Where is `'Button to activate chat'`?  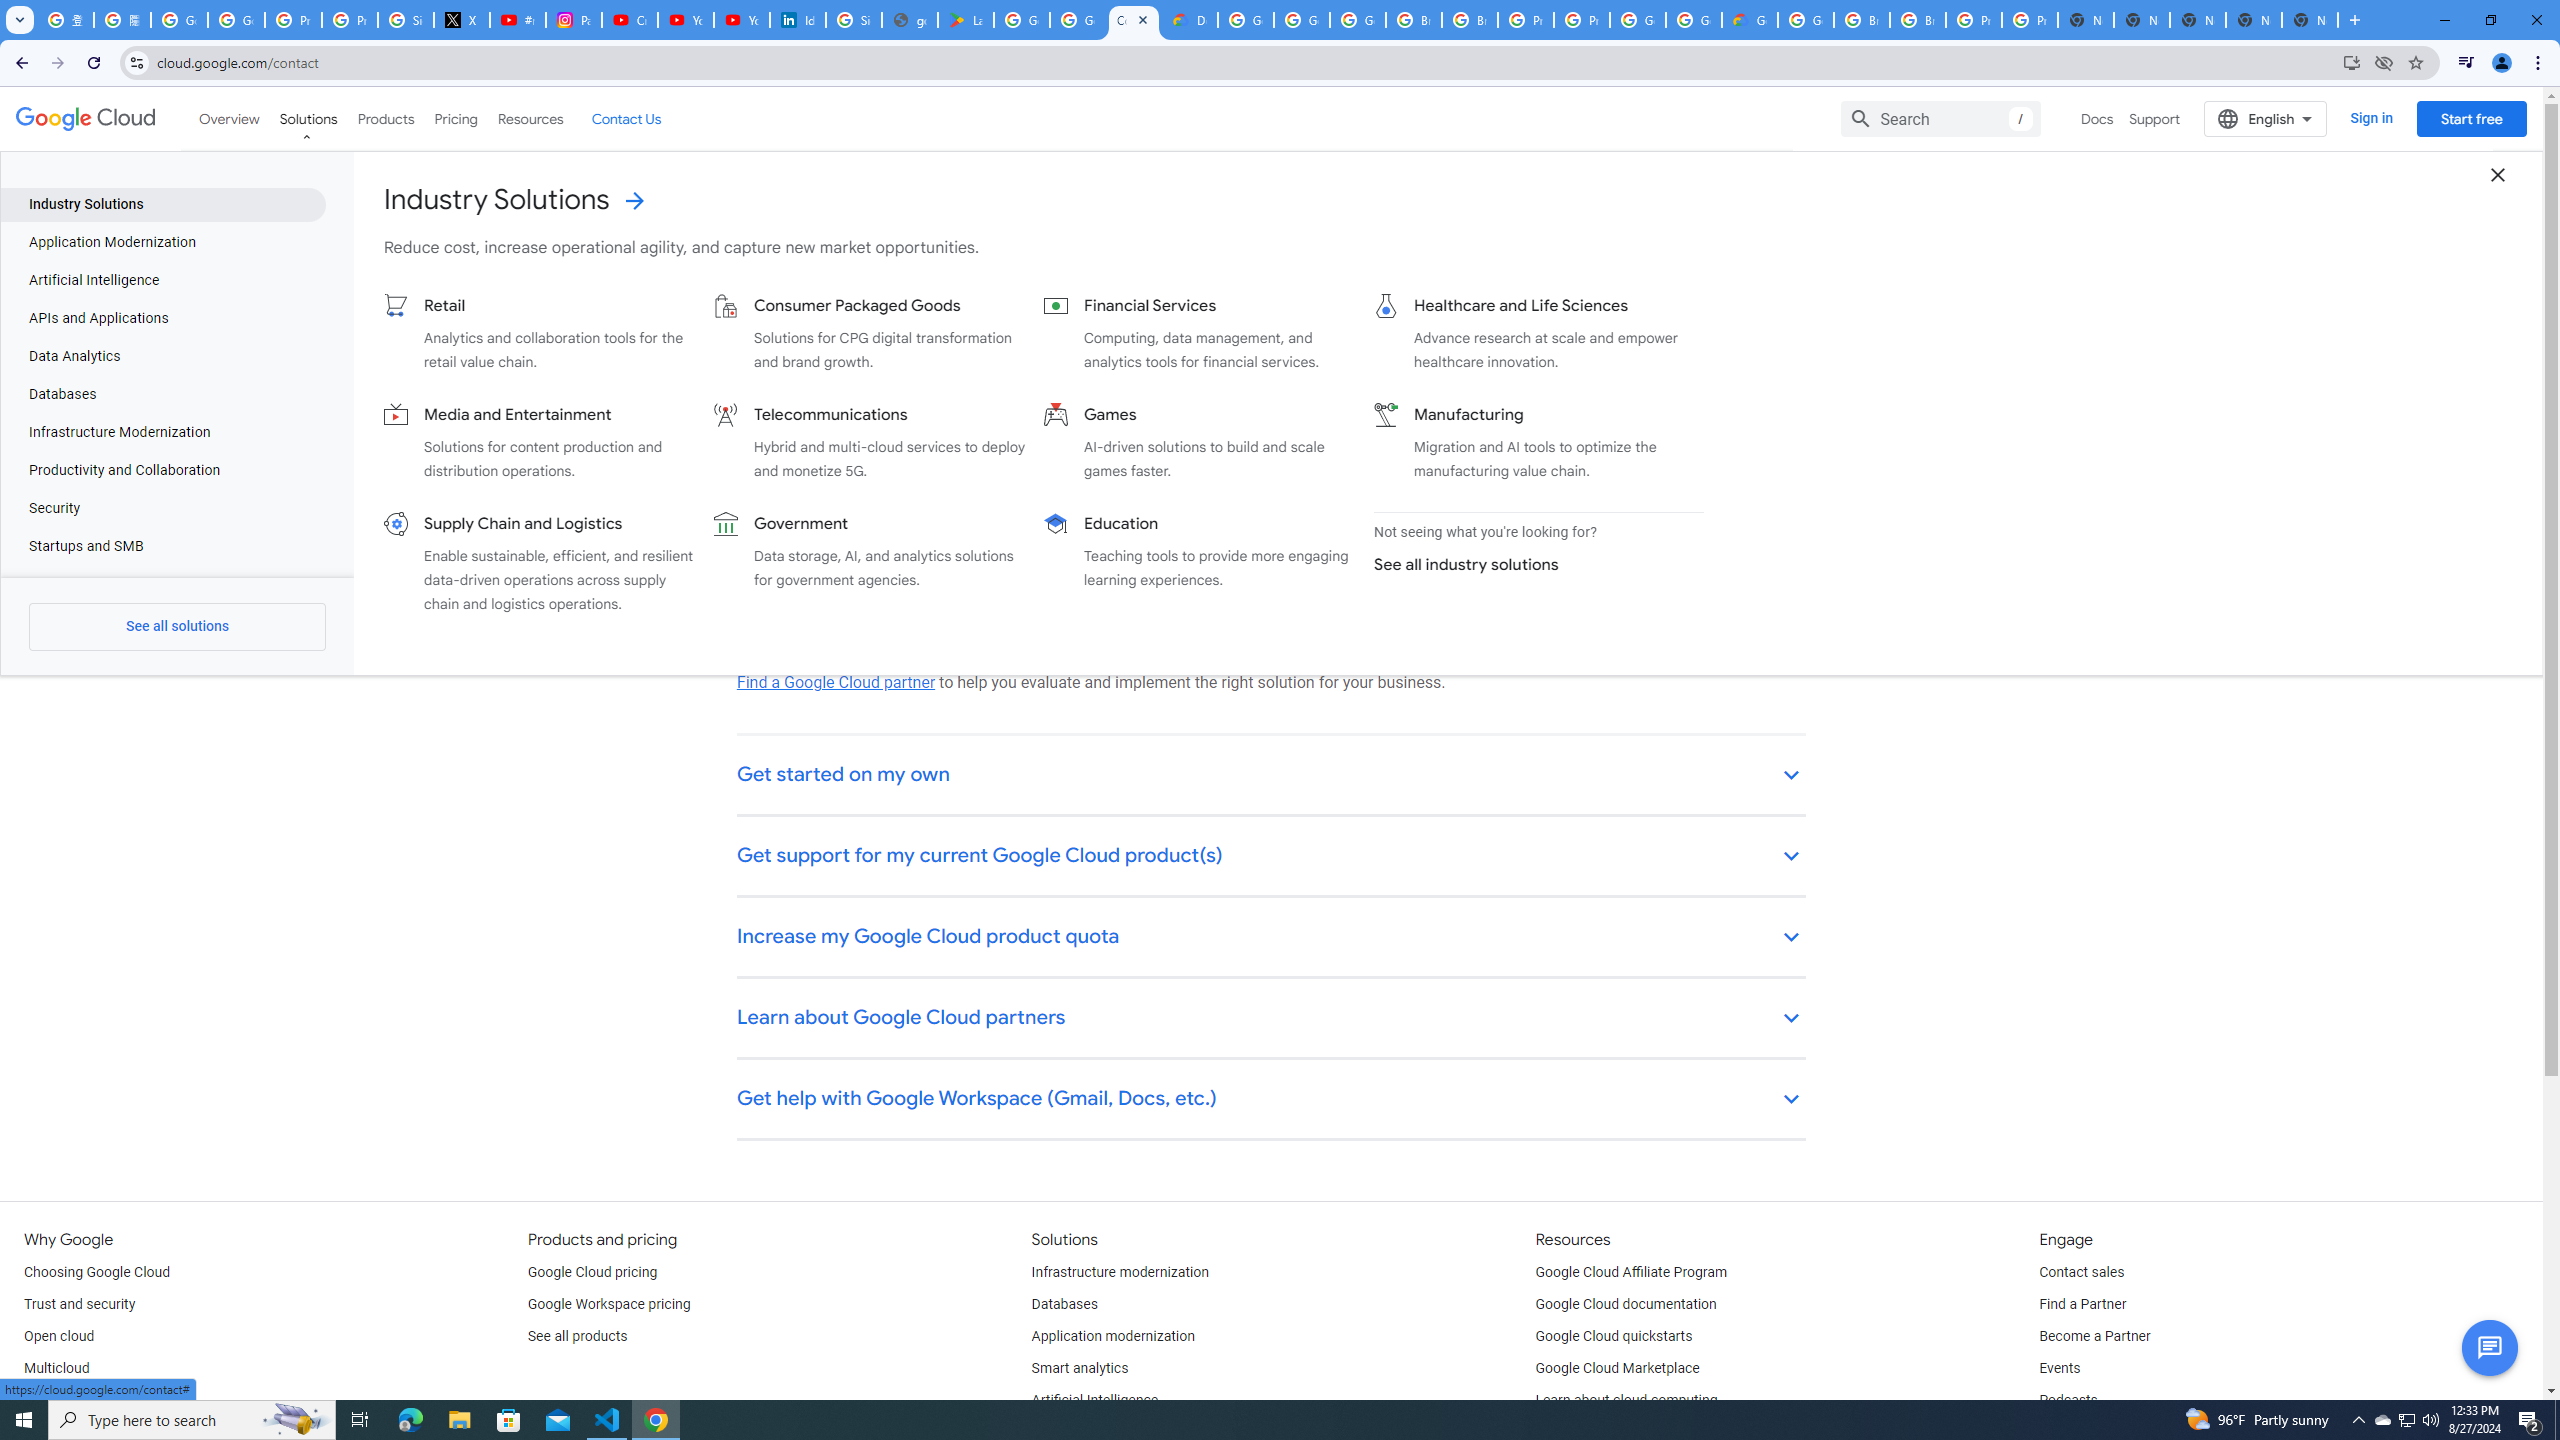
'Button to activate chat' is located at coordinates (2490, 1348).